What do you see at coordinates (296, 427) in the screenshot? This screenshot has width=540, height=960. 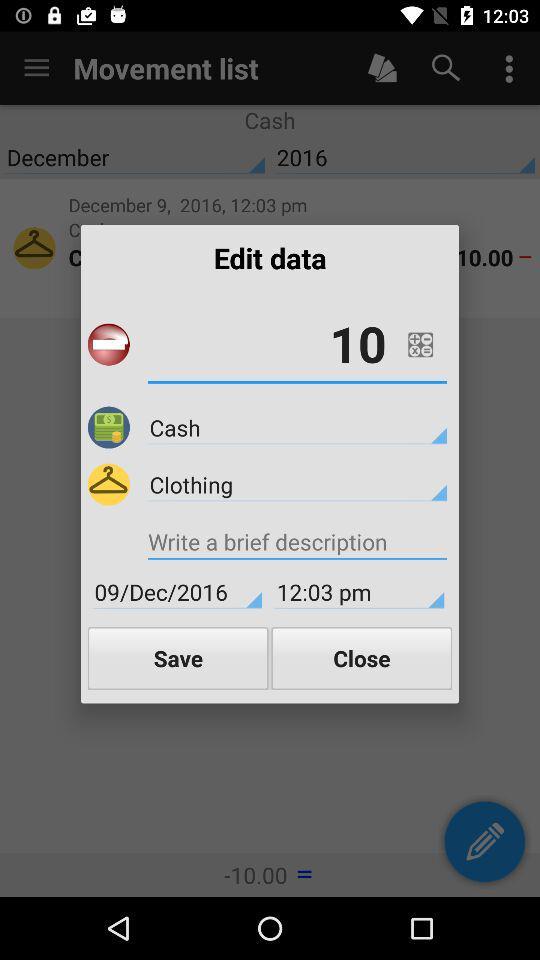 I see `icon above clothing icon` at bounding box center [296, 427].